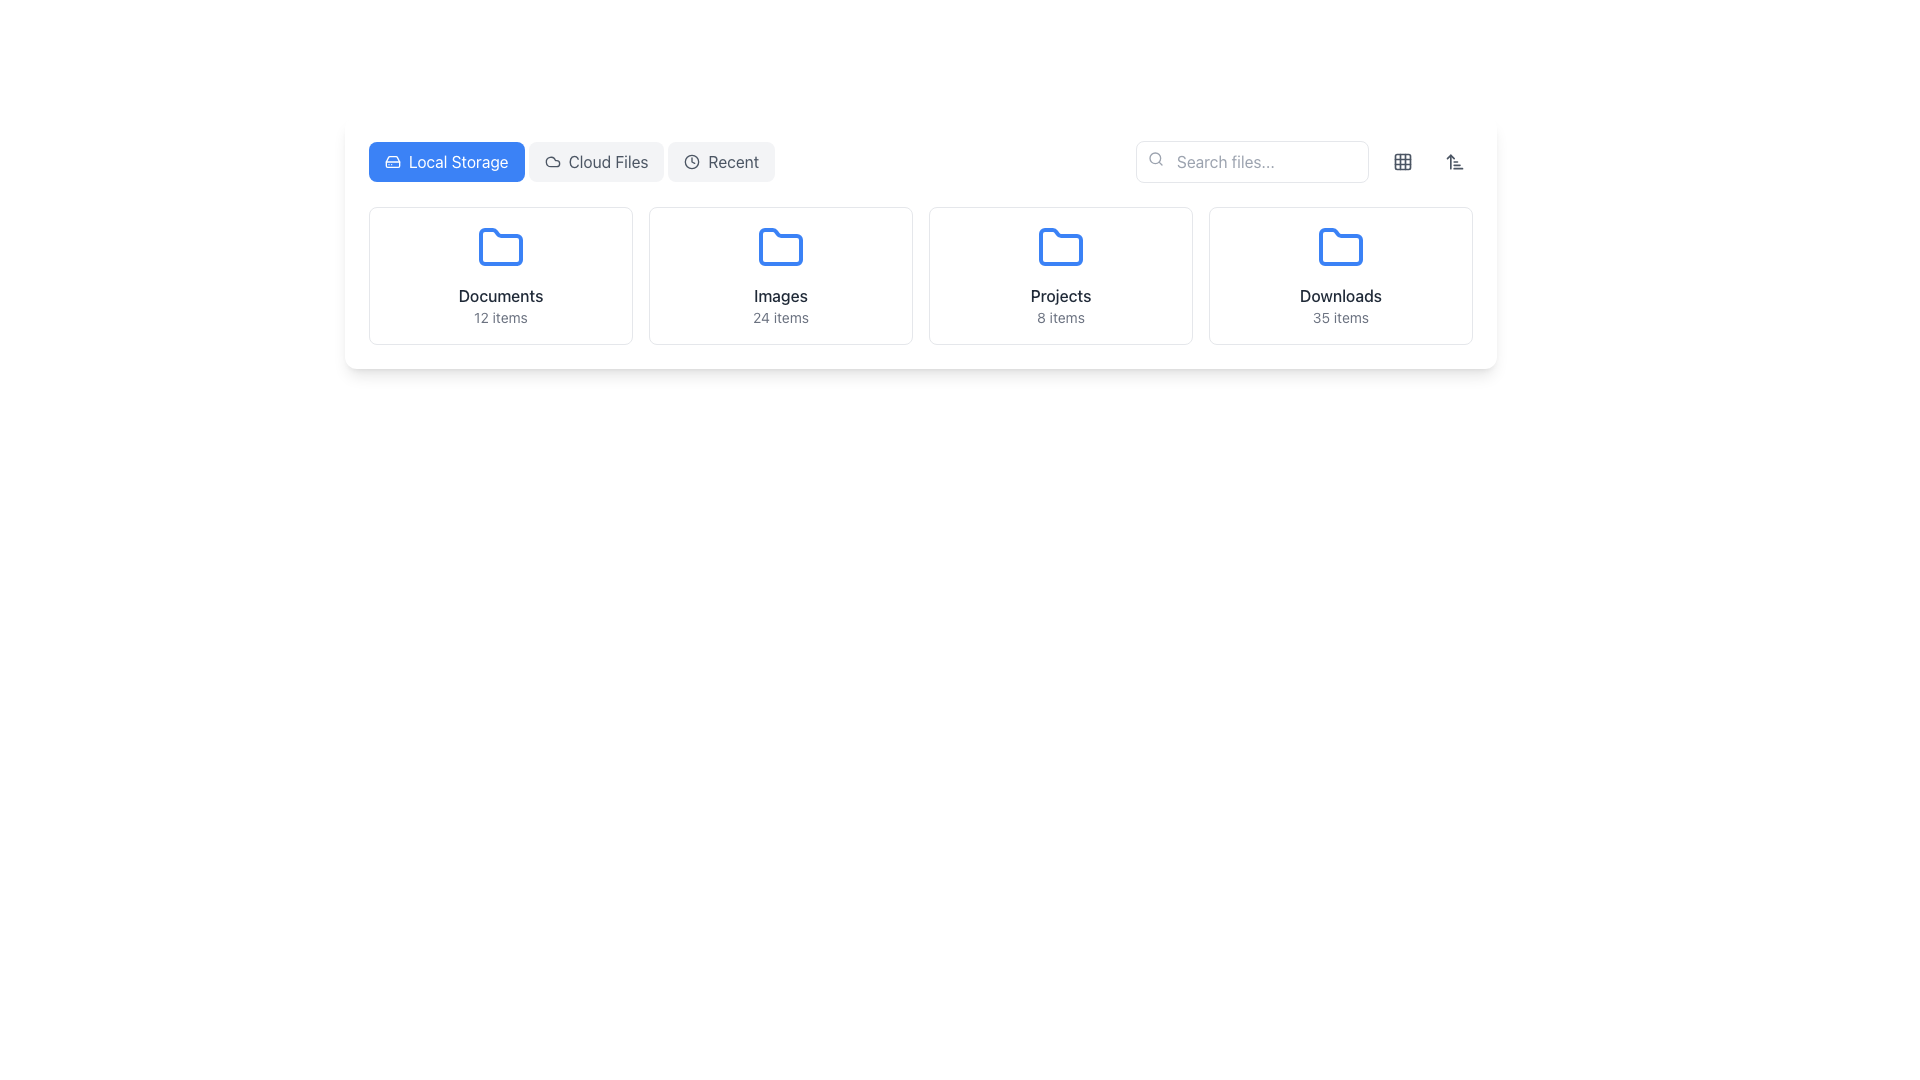 This screenshot has height=1080, width=1920. Describe the element at coordinates (570, 161) in the screenshot. I see `the 'Cloud Files' tab in the navigation bar` at that location.